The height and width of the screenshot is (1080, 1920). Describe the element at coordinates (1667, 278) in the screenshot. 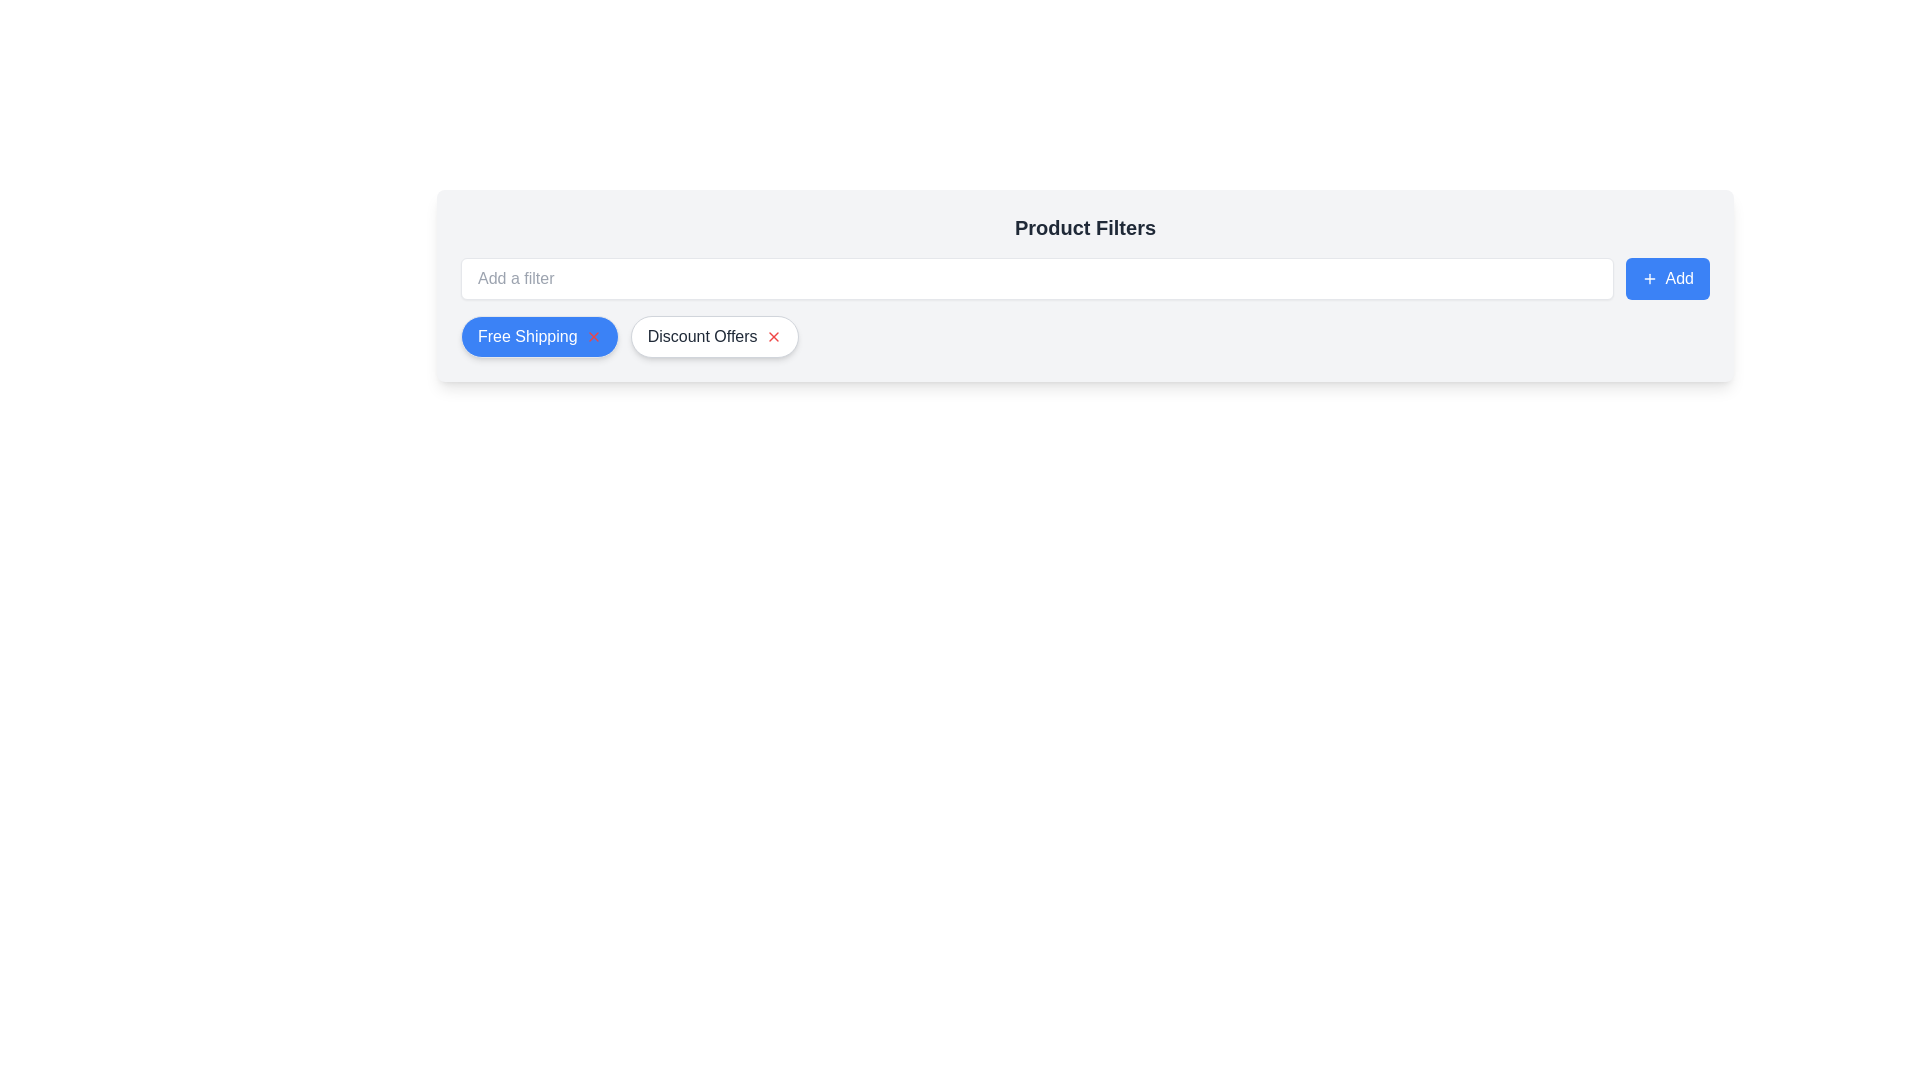

I see `the blue 'Add' button with a plus icon on the left` at that location.